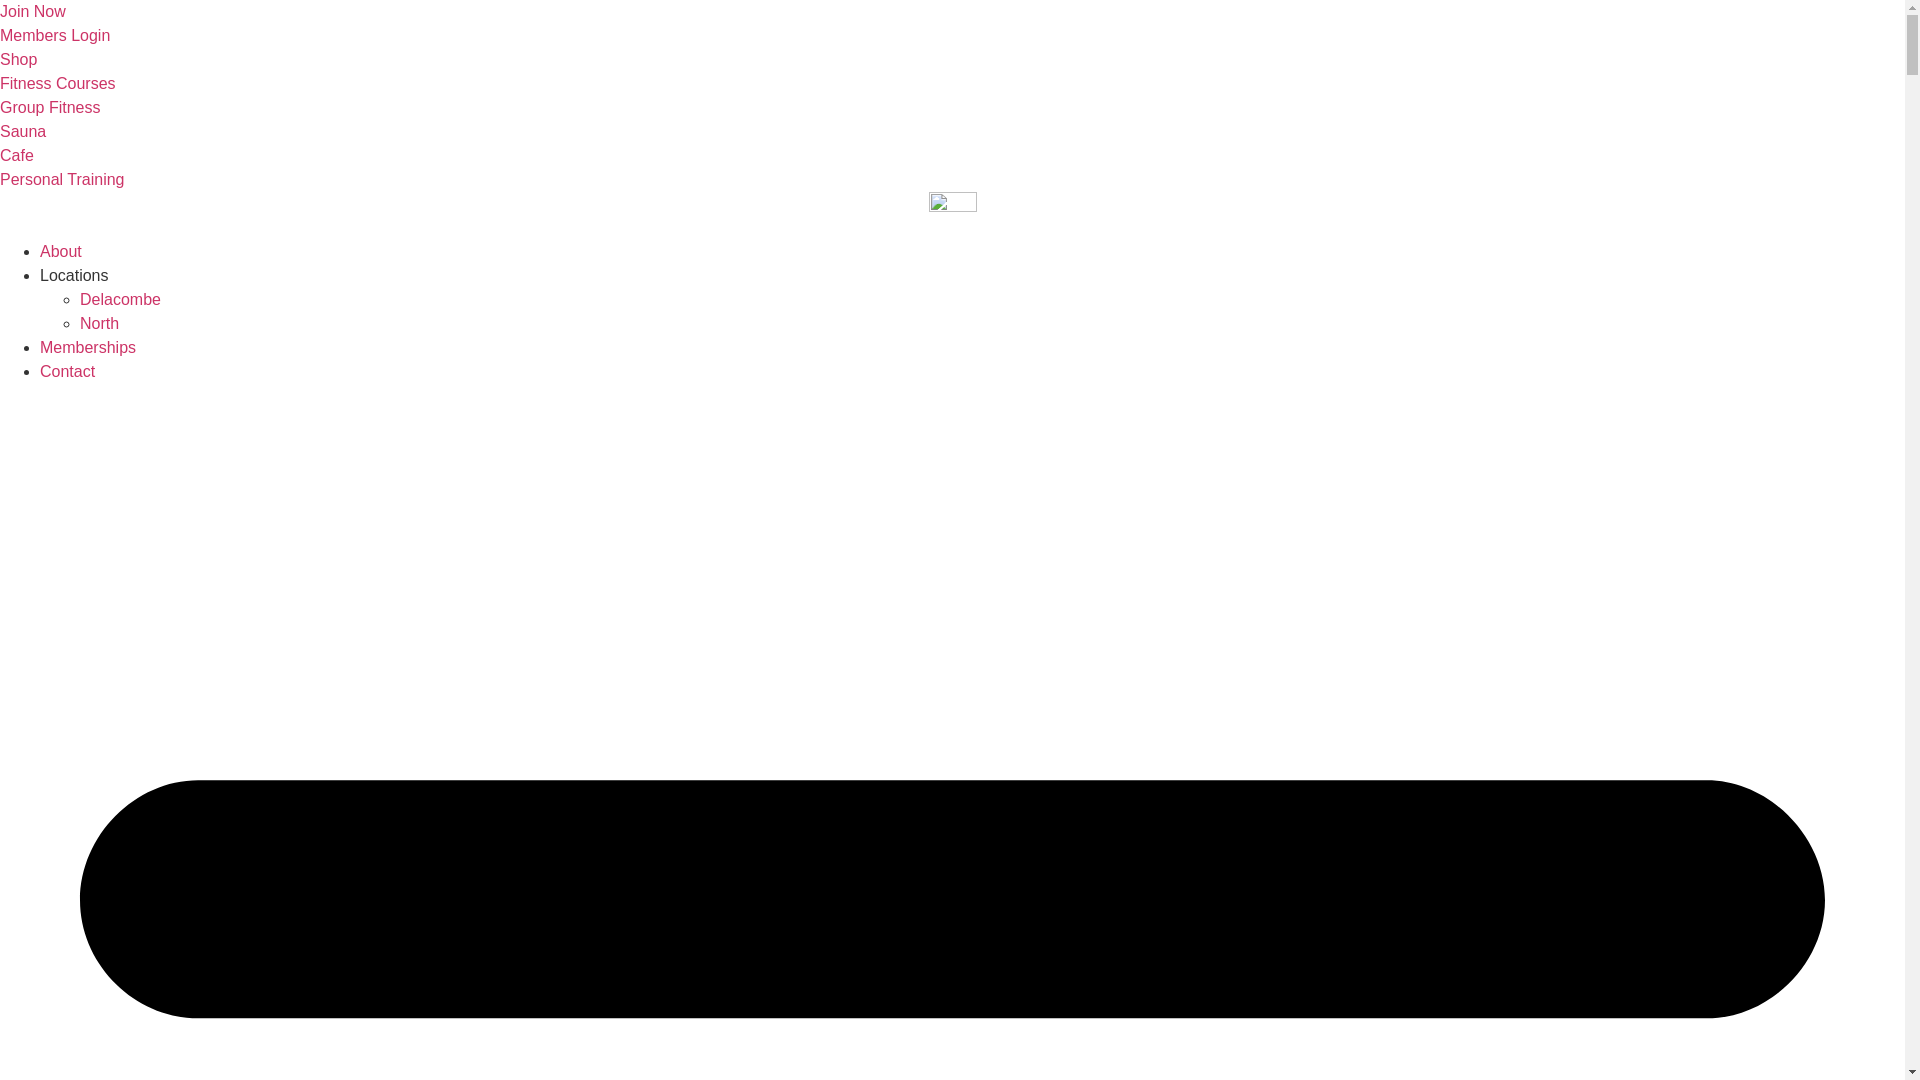 Image resolution: width=1920 pixels, height=1080 pixels. I want to click on 'Members Login', so click(54, 35).